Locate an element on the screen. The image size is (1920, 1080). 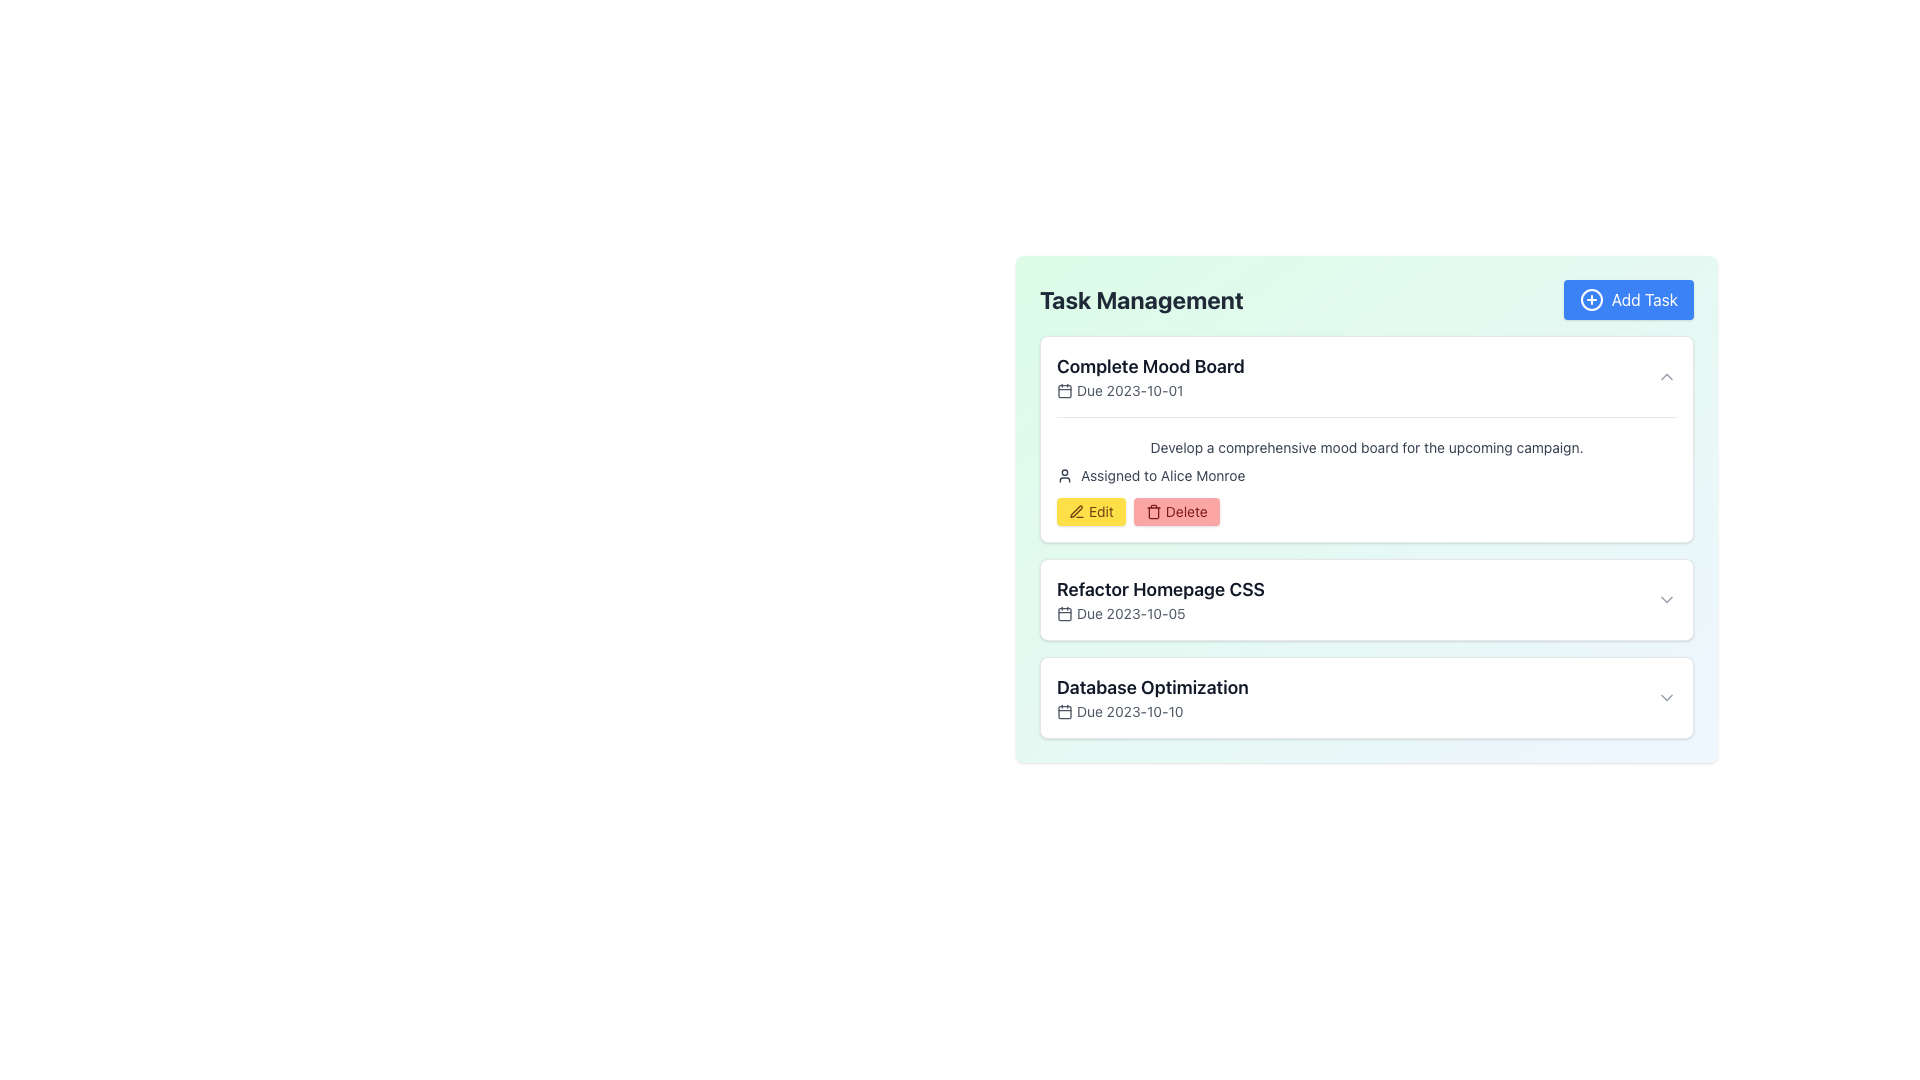
the upward-pointing triangular icon button located in the upper-right corner of the 'Complete Mood Board' task card is located at coordinates (1666, 377).